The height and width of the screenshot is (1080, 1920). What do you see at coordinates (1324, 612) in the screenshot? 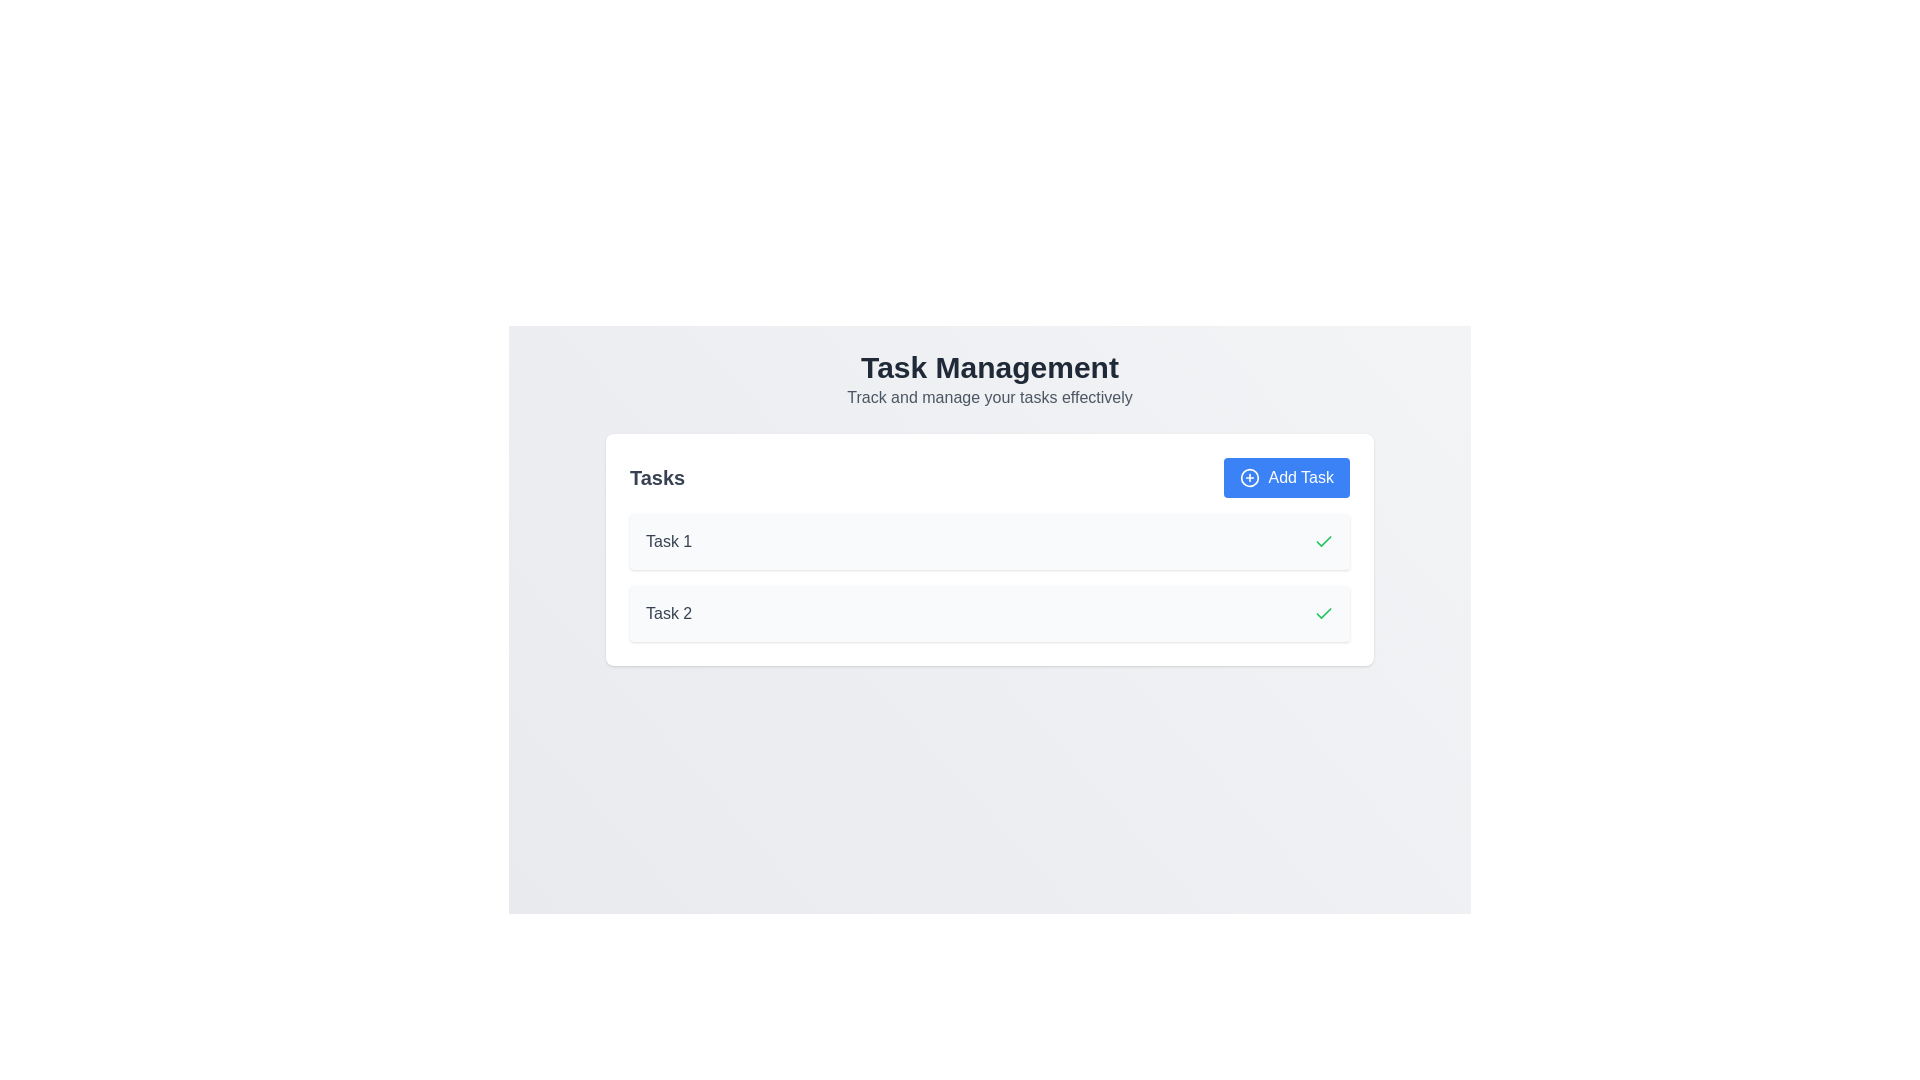
I see `the green checkmark icon indicating the completion status of 'Task 2' by moving to its center point` at bounding box center [1324, 612].